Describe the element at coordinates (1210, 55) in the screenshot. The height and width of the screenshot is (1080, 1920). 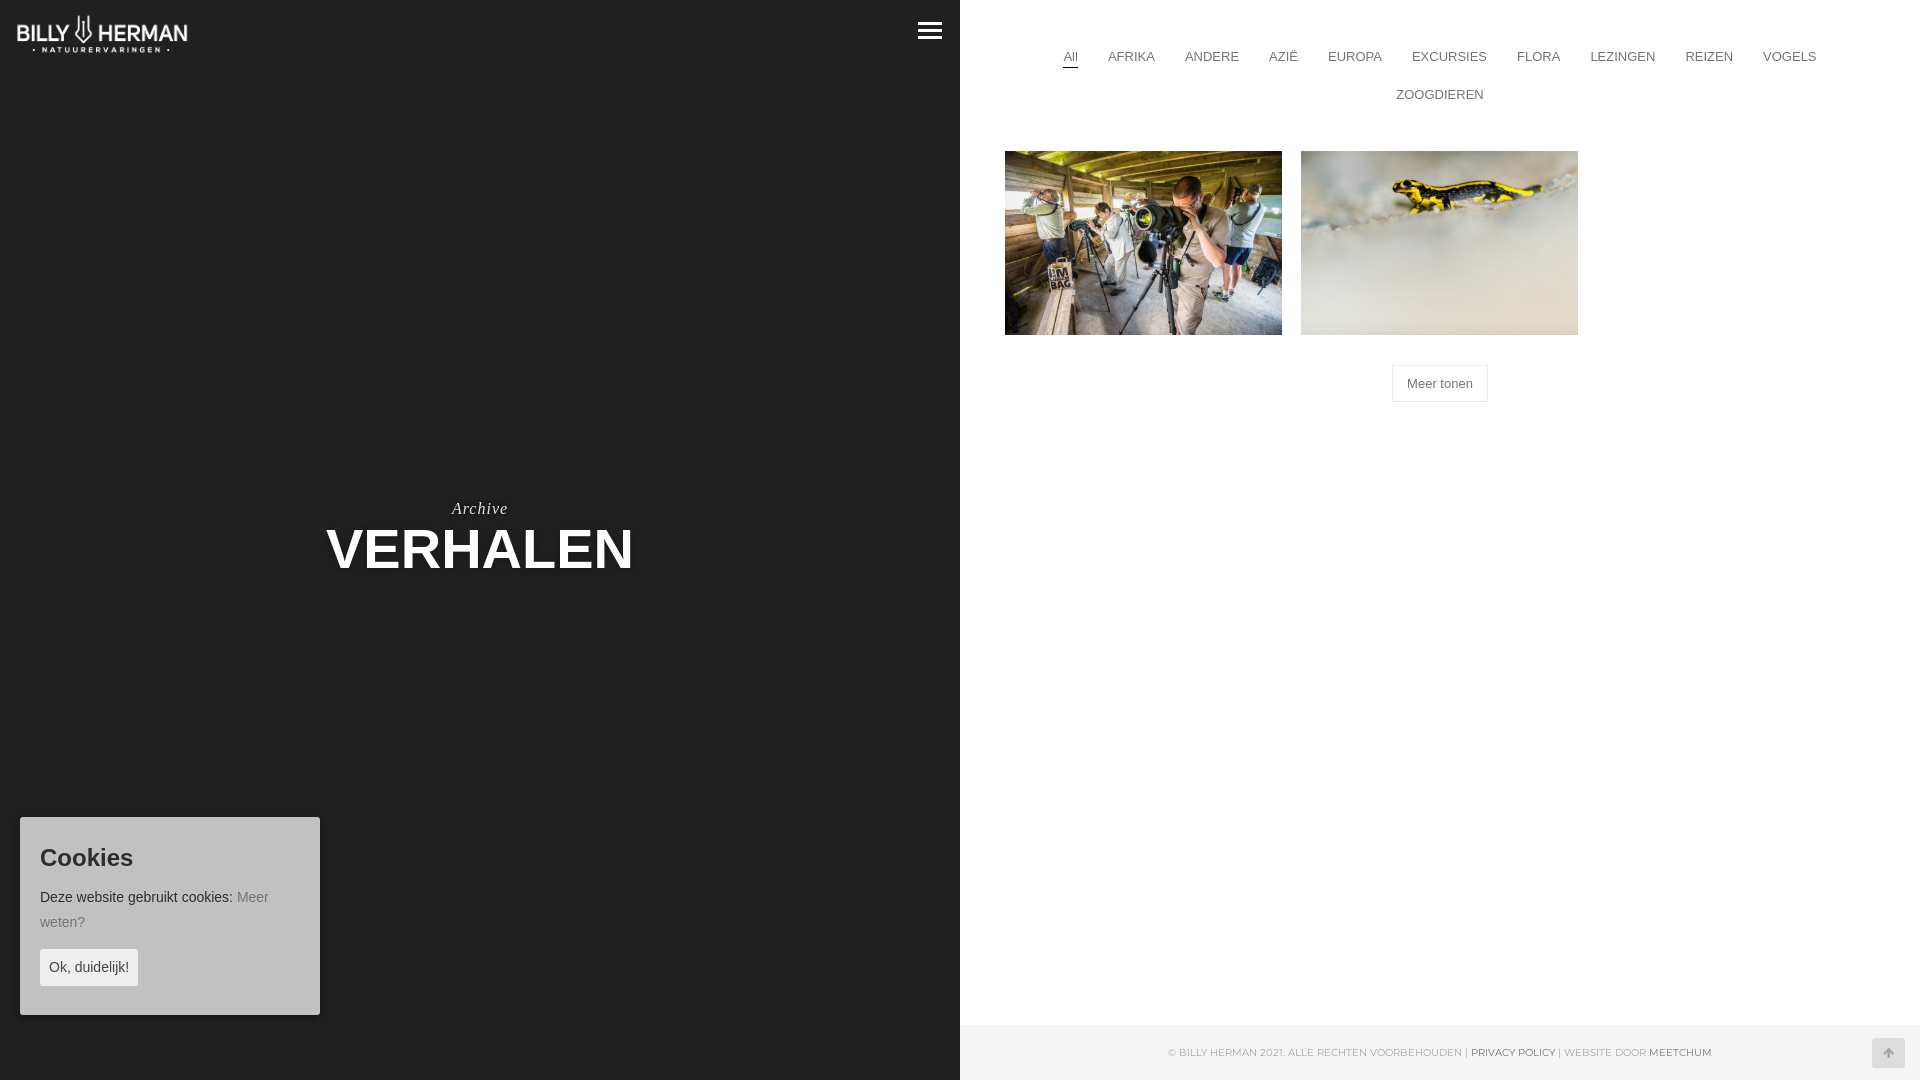
I see `'ANDERE'` at that location.